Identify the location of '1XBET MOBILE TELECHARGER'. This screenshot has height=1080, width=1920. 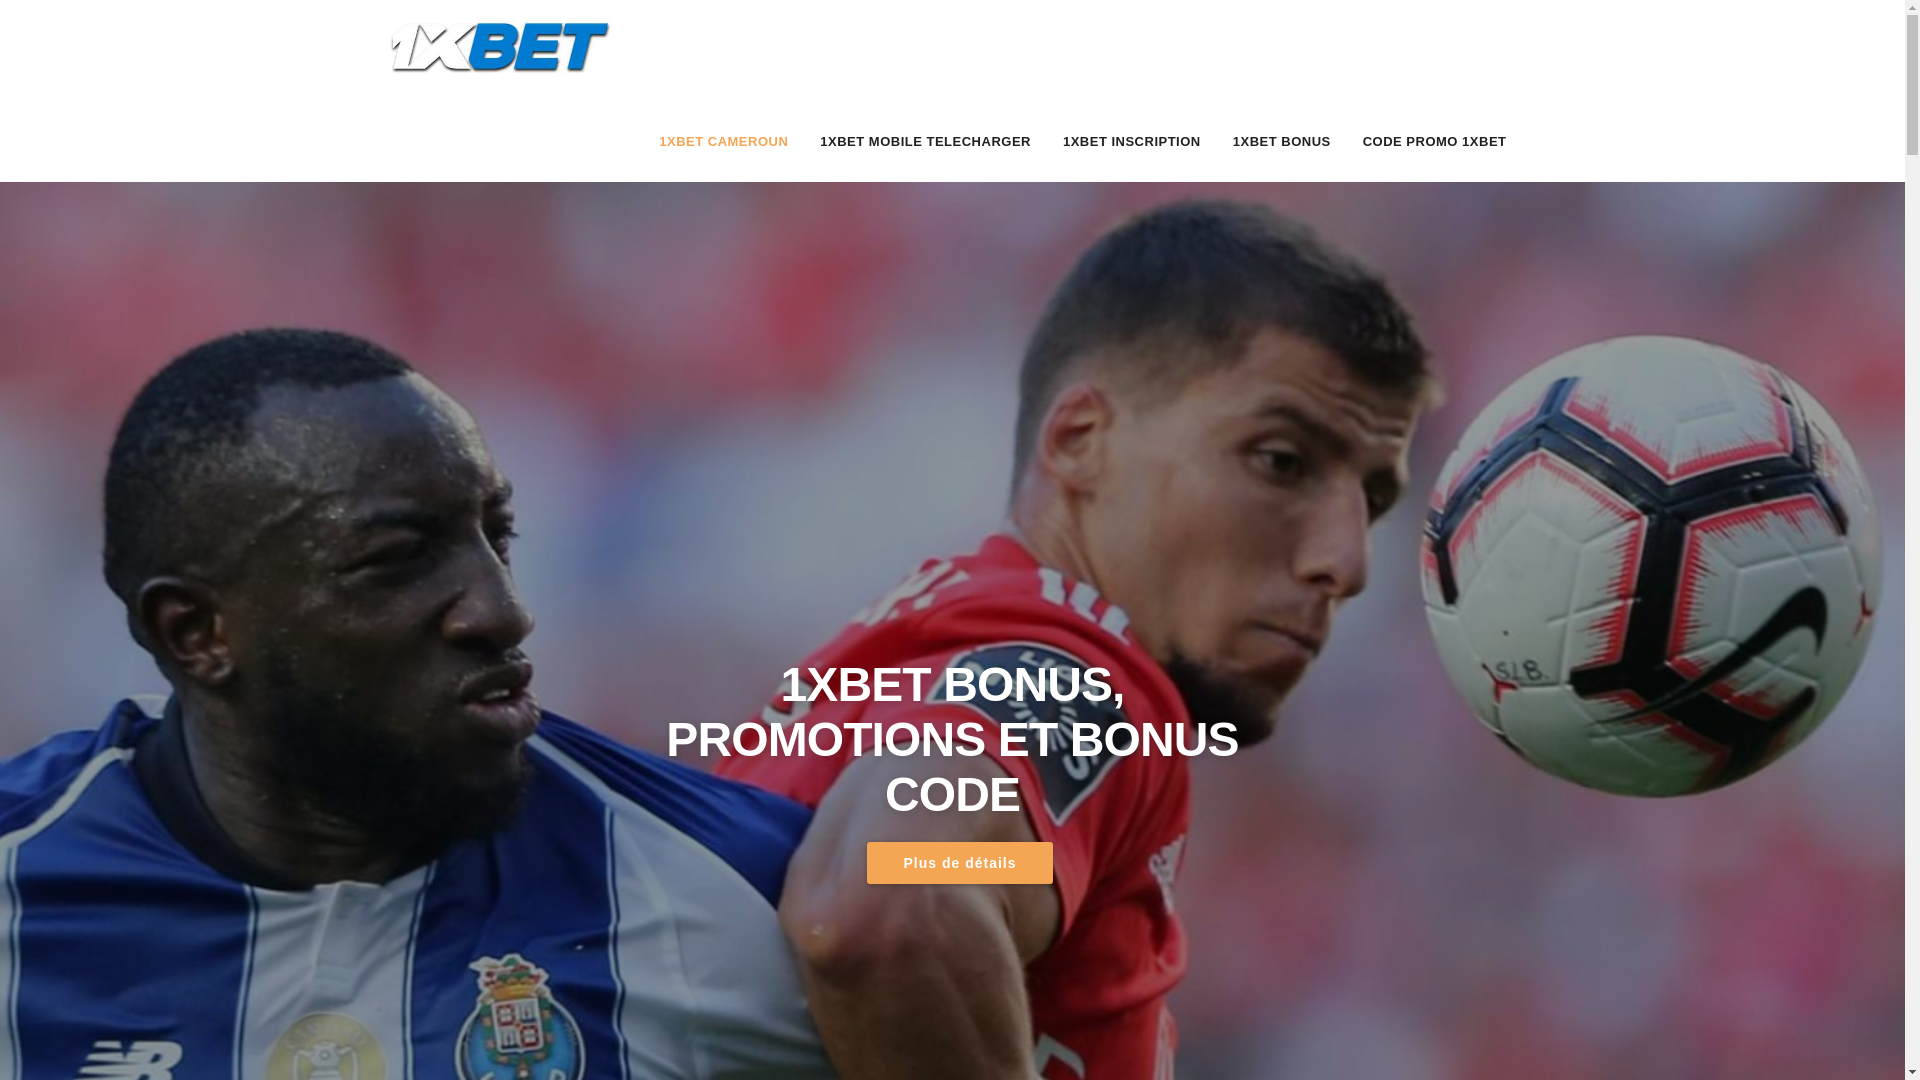
(924, 141).